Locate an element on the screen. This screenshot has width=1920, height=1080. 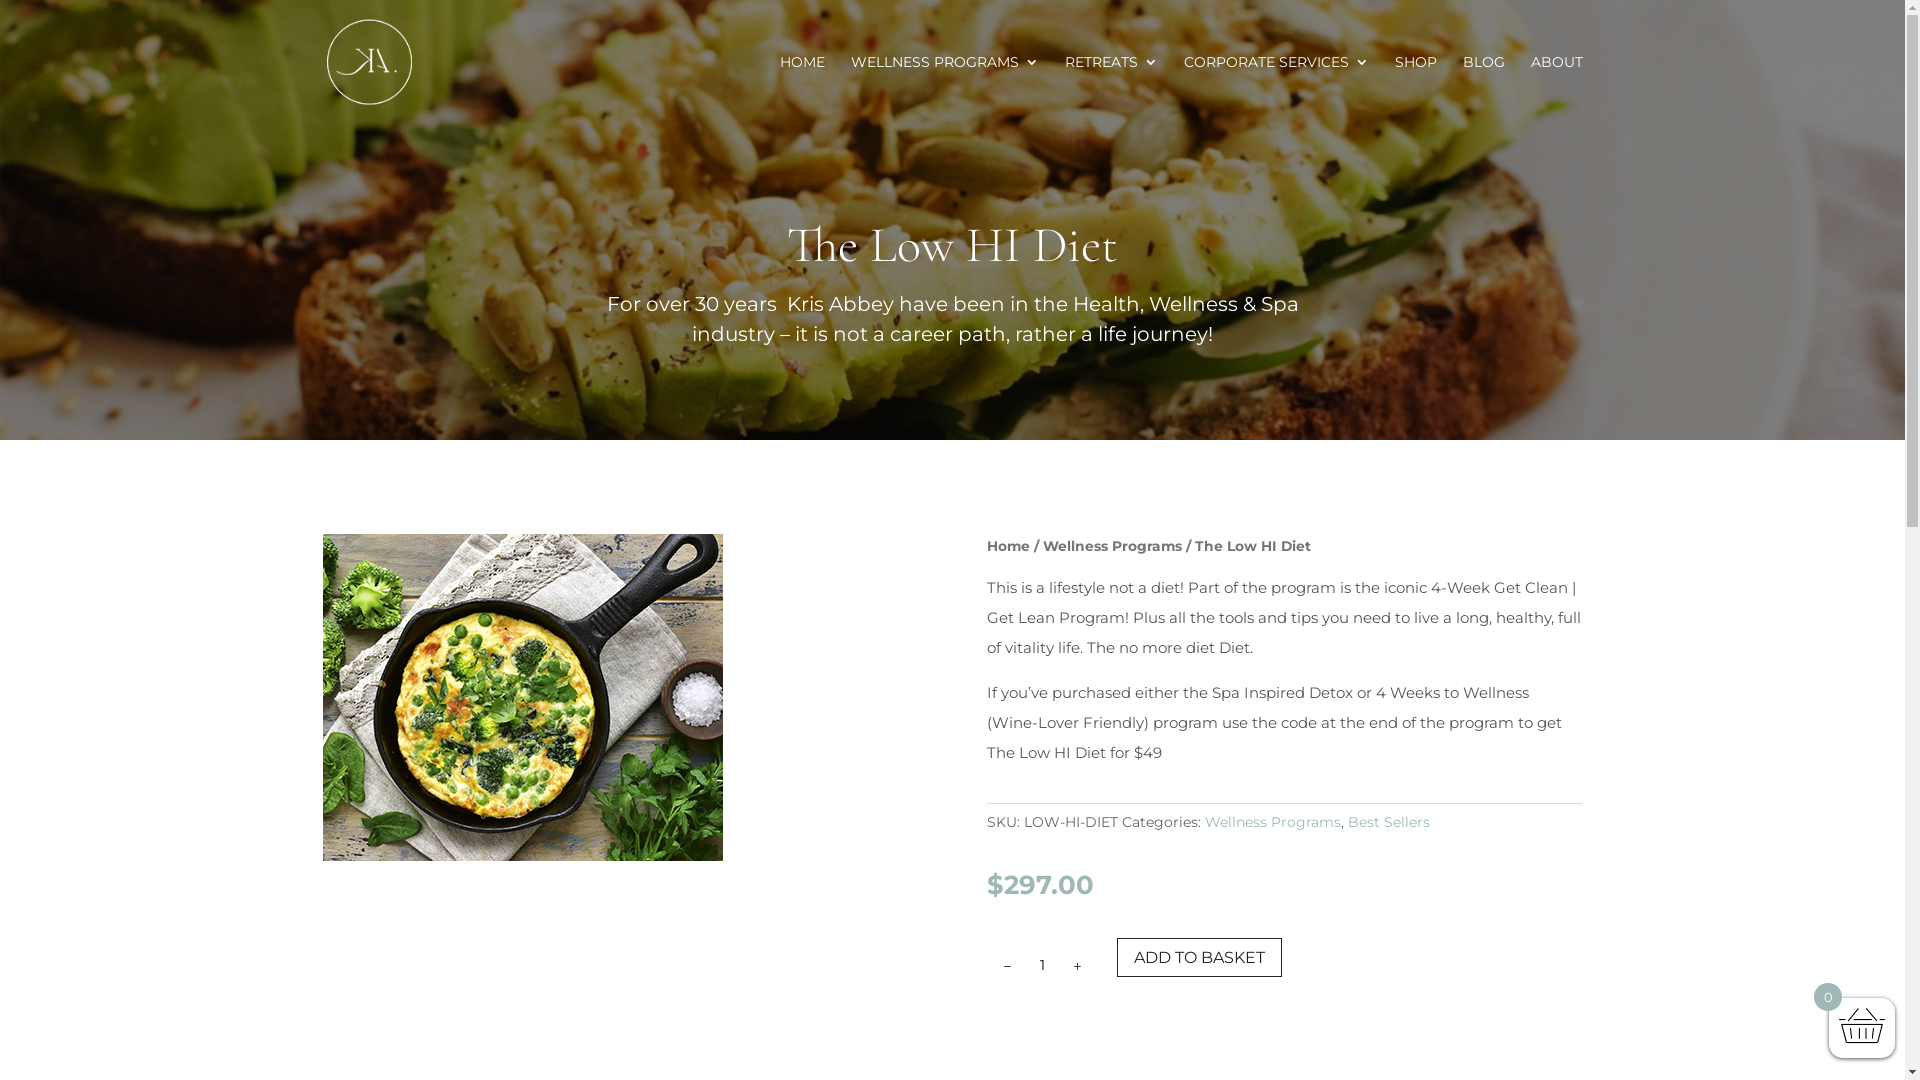
'HOME' is located at coordinates (778, 88).